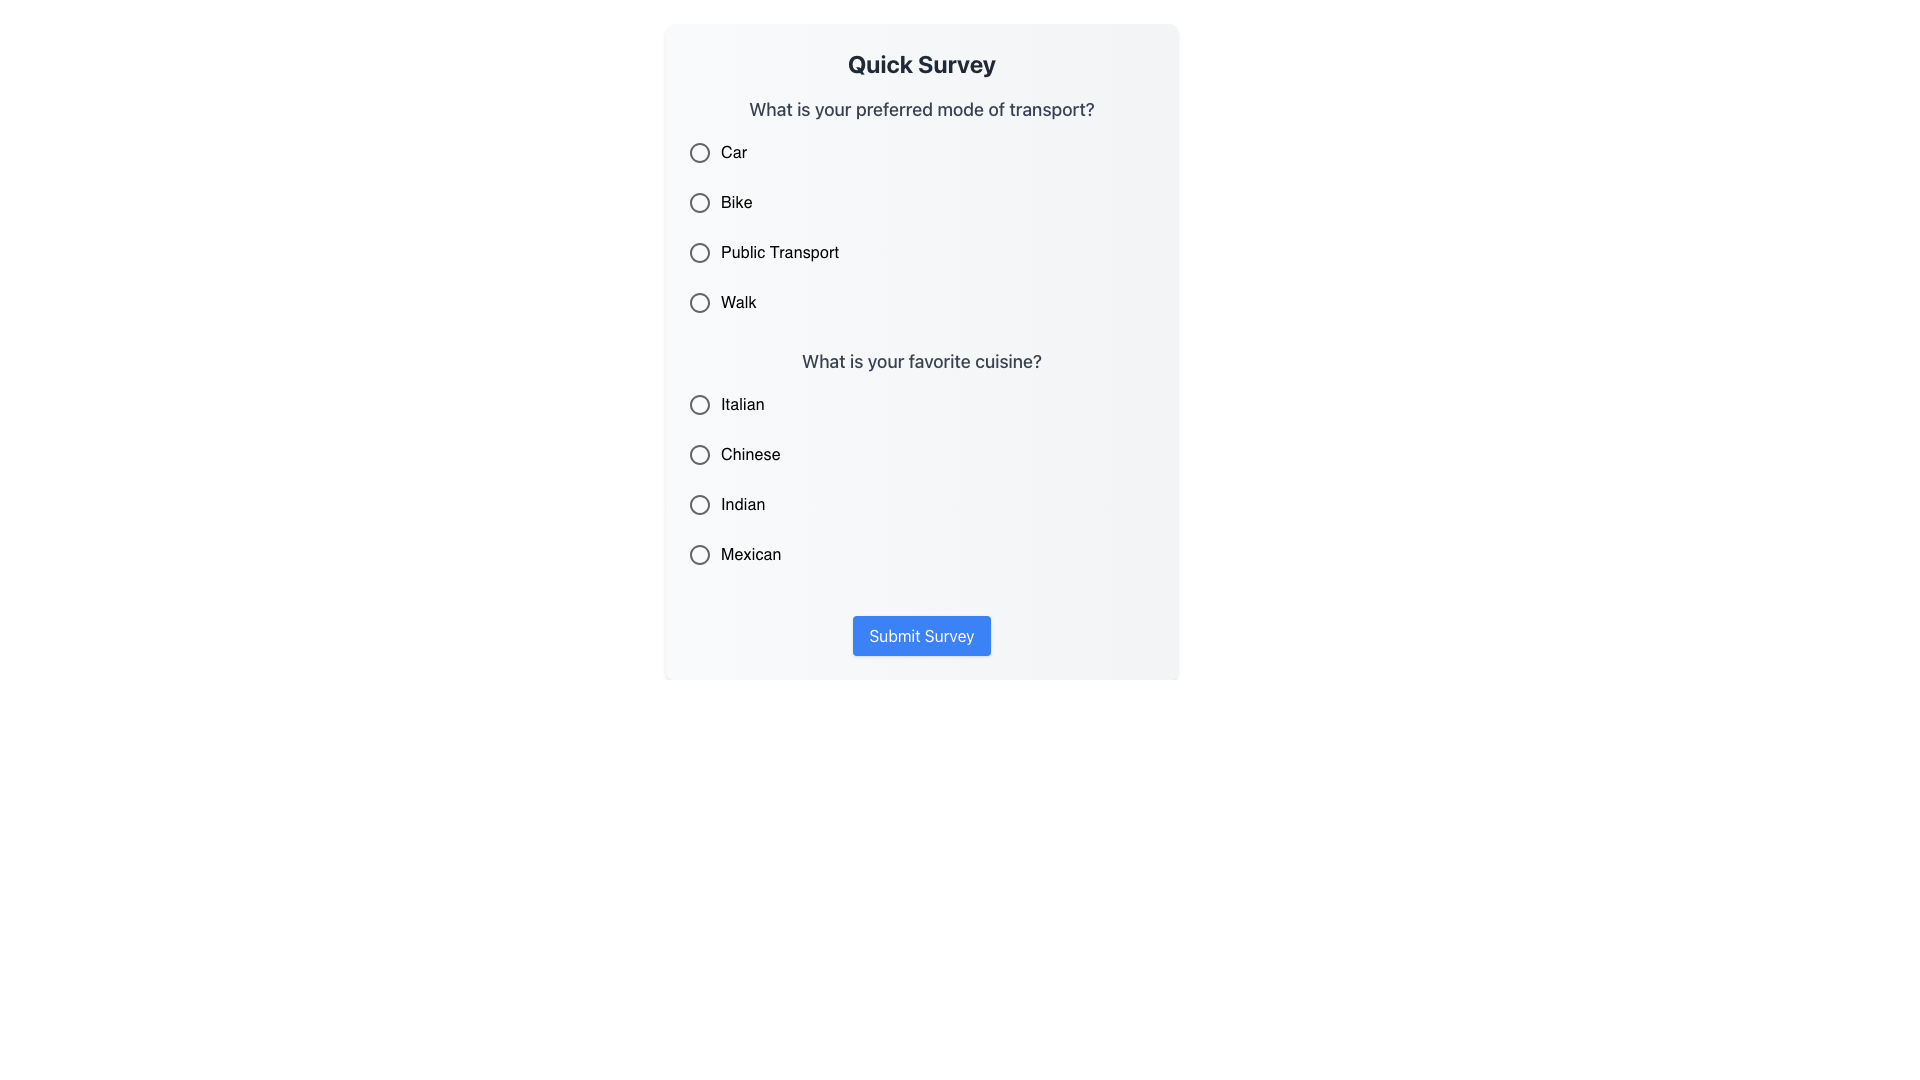 The width and height of the screenshot is (1920, 1080). What do you see at coordinates (700, 252) in the screenshot?
I see `the 'Public Transport' radio button` at bounding box center [700, 252].